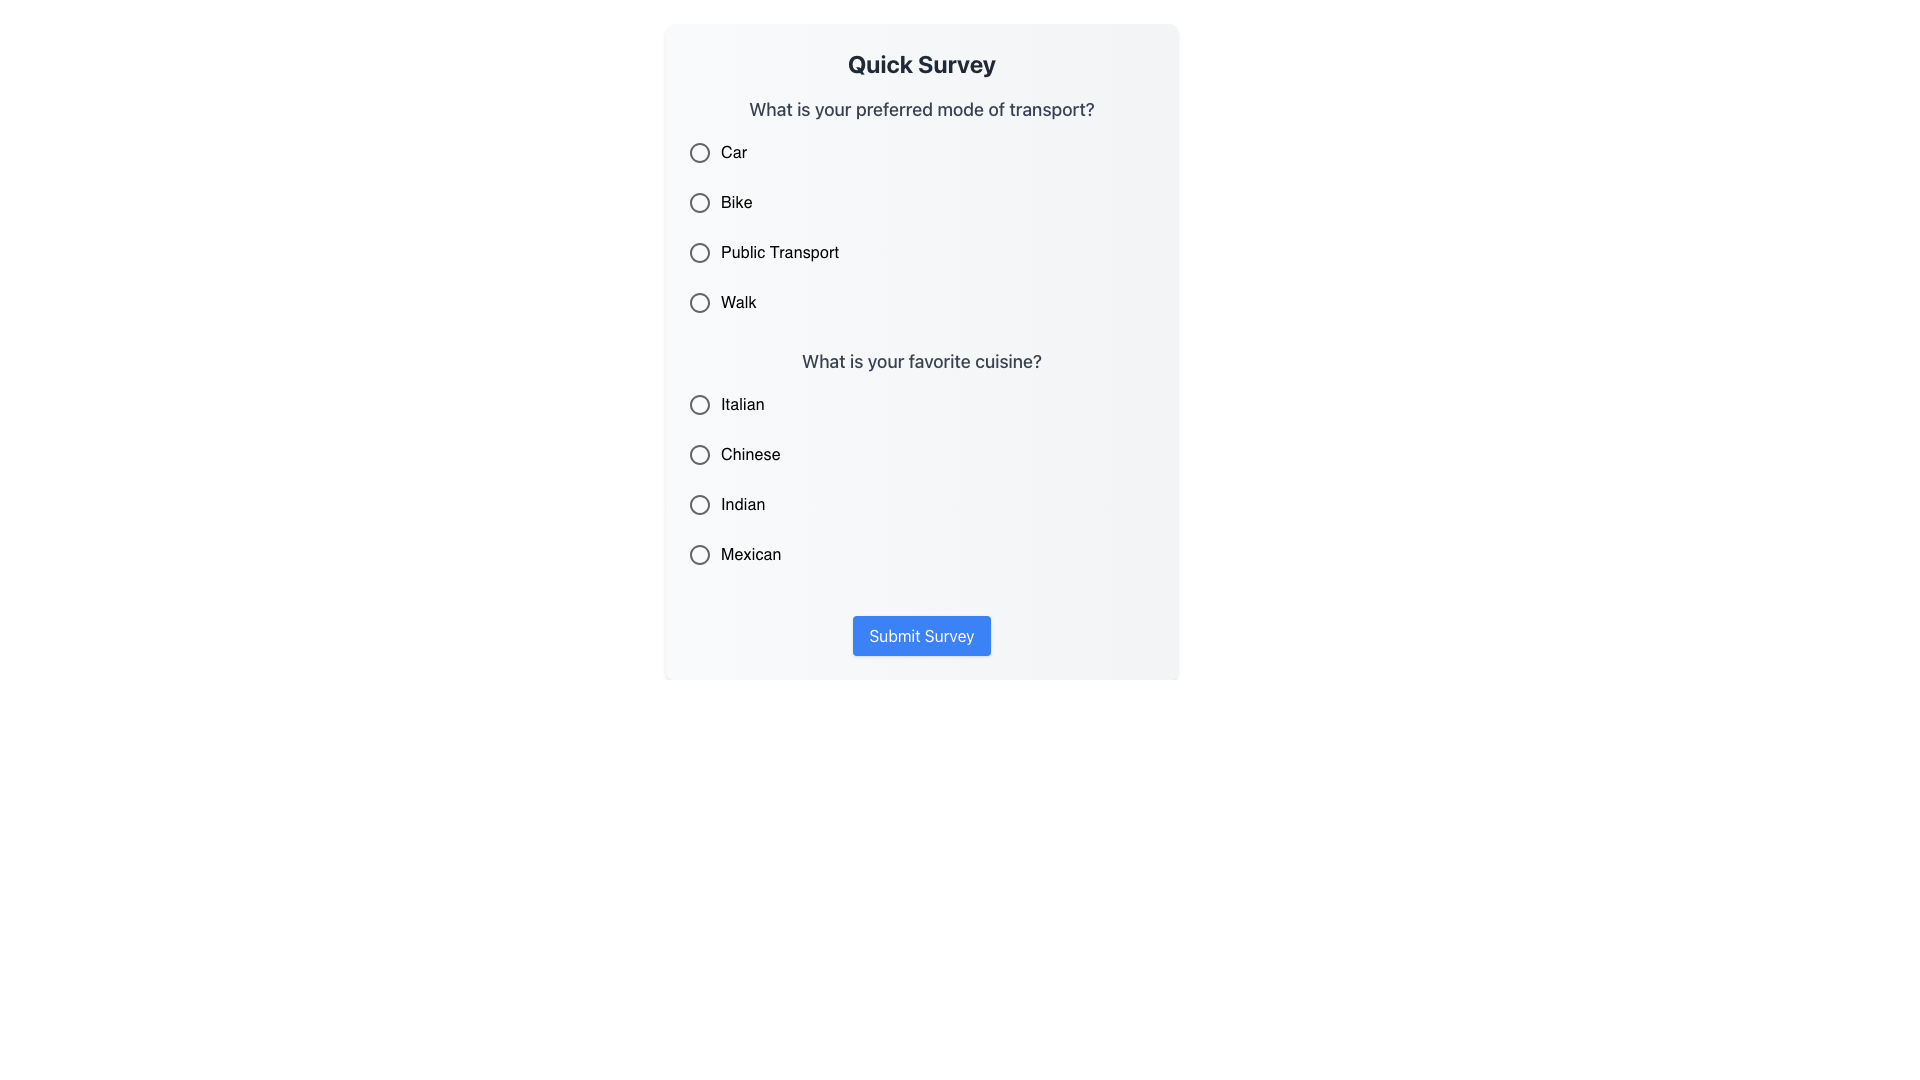 The width and height of the screenshot is (1920, 1080). What do you see at coordinates (700, 252) in the screenshot?
I see `the 'Public Transport' radio button` at bounding box center [700, 252].